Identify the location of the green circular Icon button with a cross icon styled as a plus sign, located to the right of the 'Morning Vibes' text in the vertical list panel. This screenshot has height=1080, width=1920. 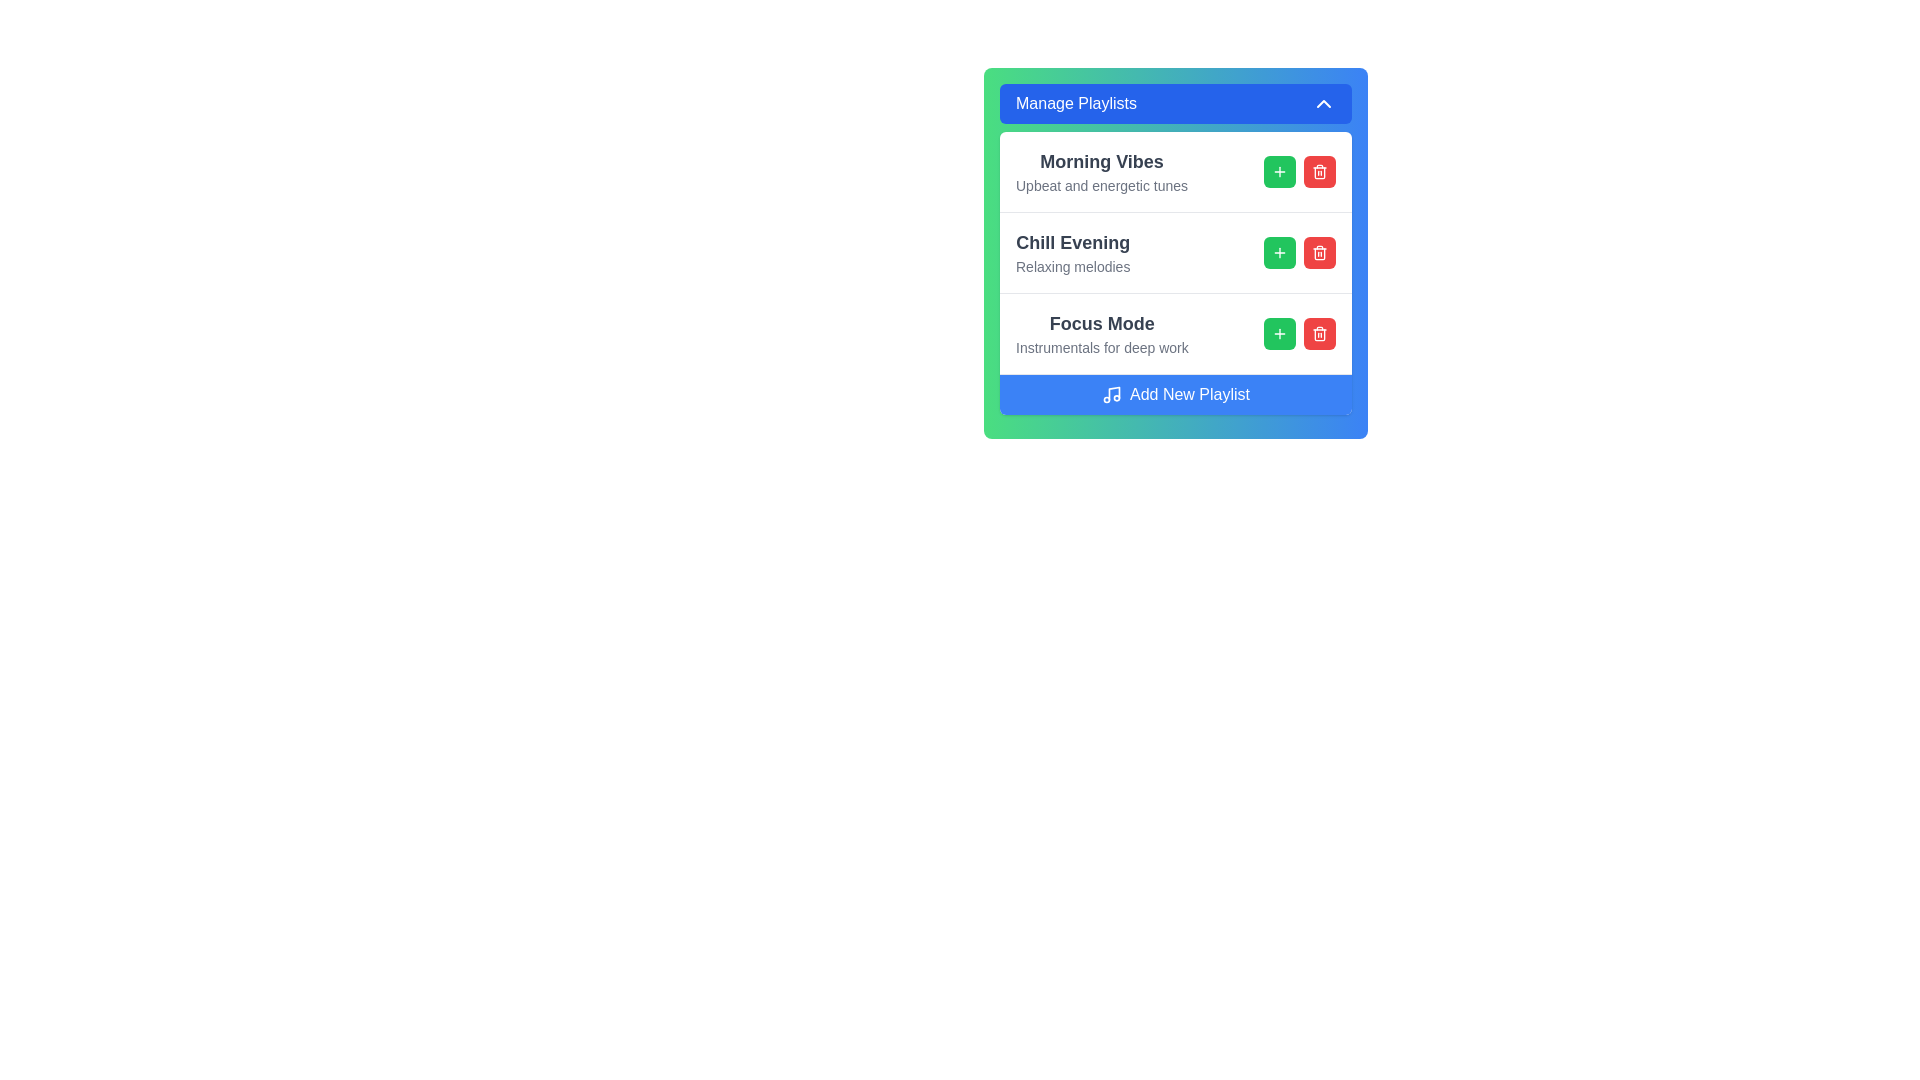
(1280, 252).